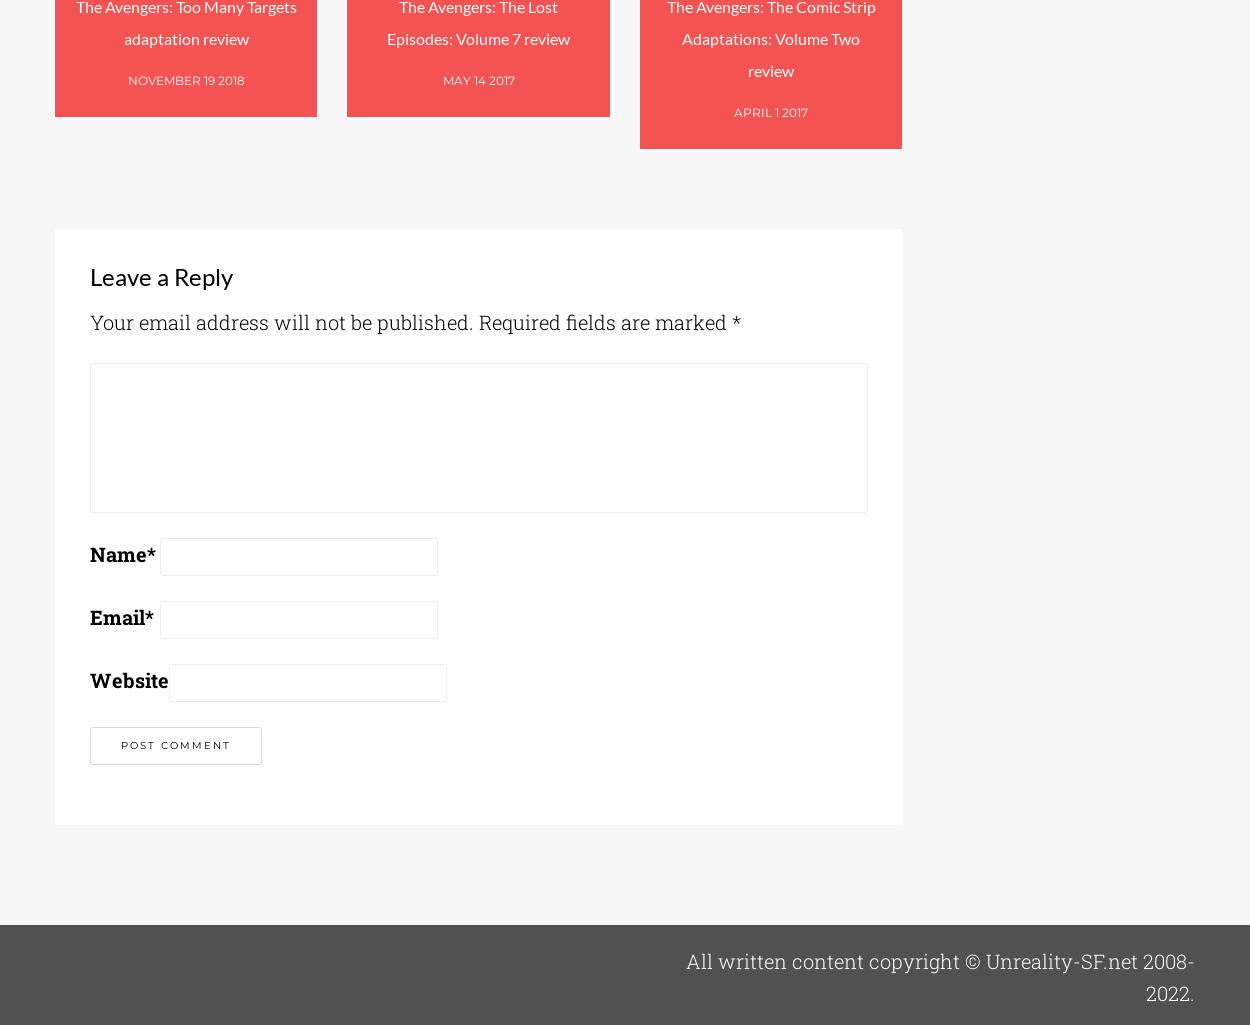 The width and height of the screenshot is (1250, 1025). Describe the element at coordinates (89, 678) in the screenshot. I see `'Website'` at that location.